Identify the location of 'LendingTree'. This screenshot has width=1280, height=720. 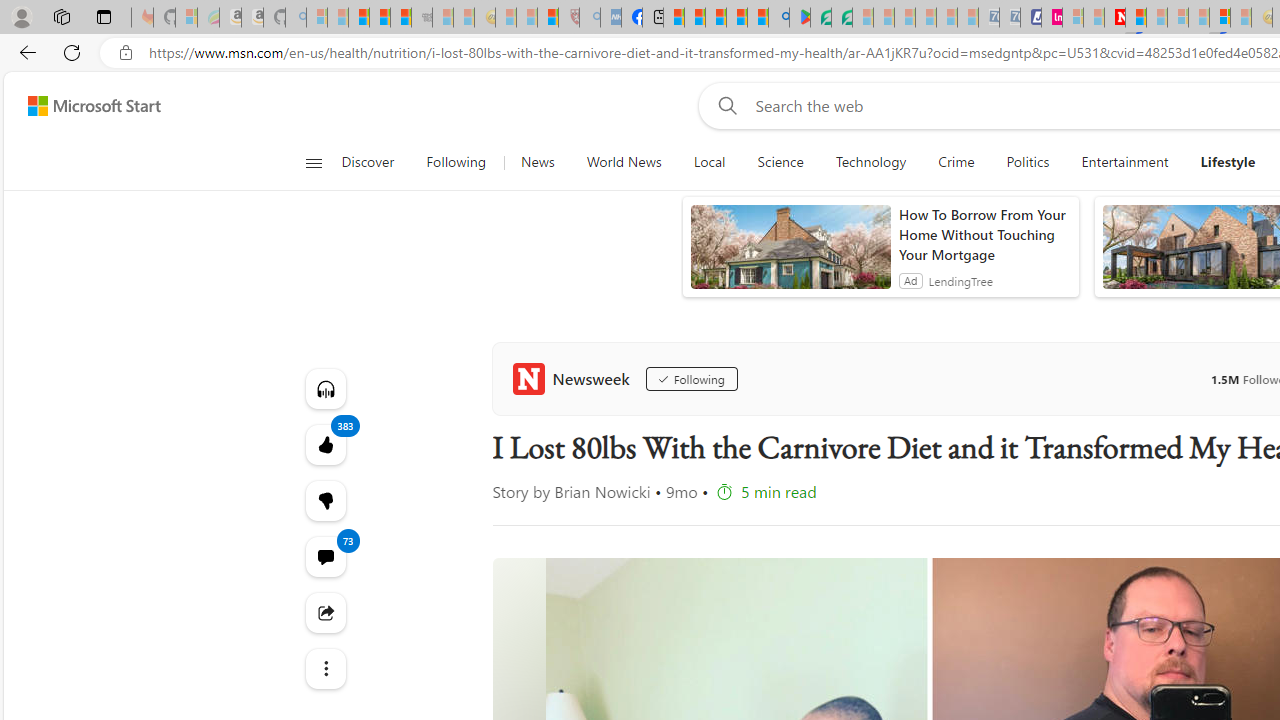
(960, 280).